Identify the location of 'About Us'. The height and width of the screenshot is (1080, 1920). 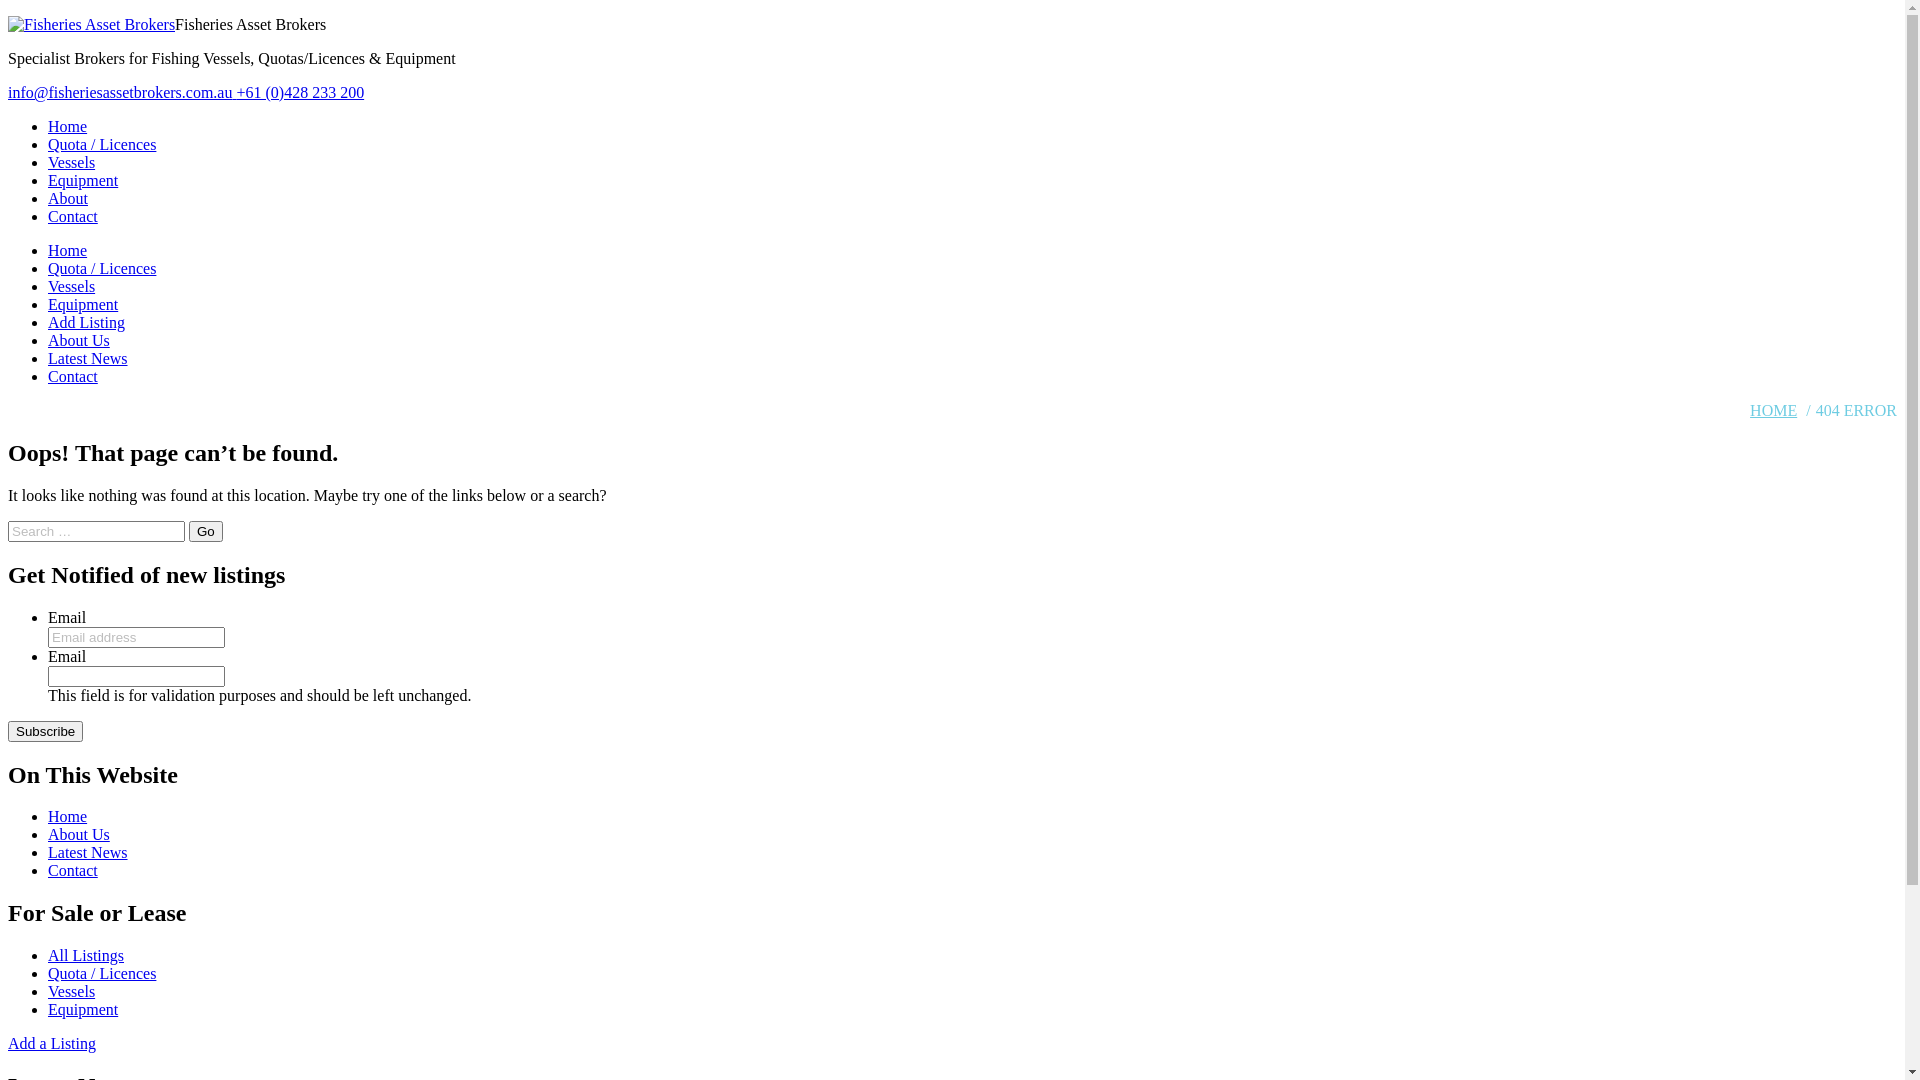
(78, 339).